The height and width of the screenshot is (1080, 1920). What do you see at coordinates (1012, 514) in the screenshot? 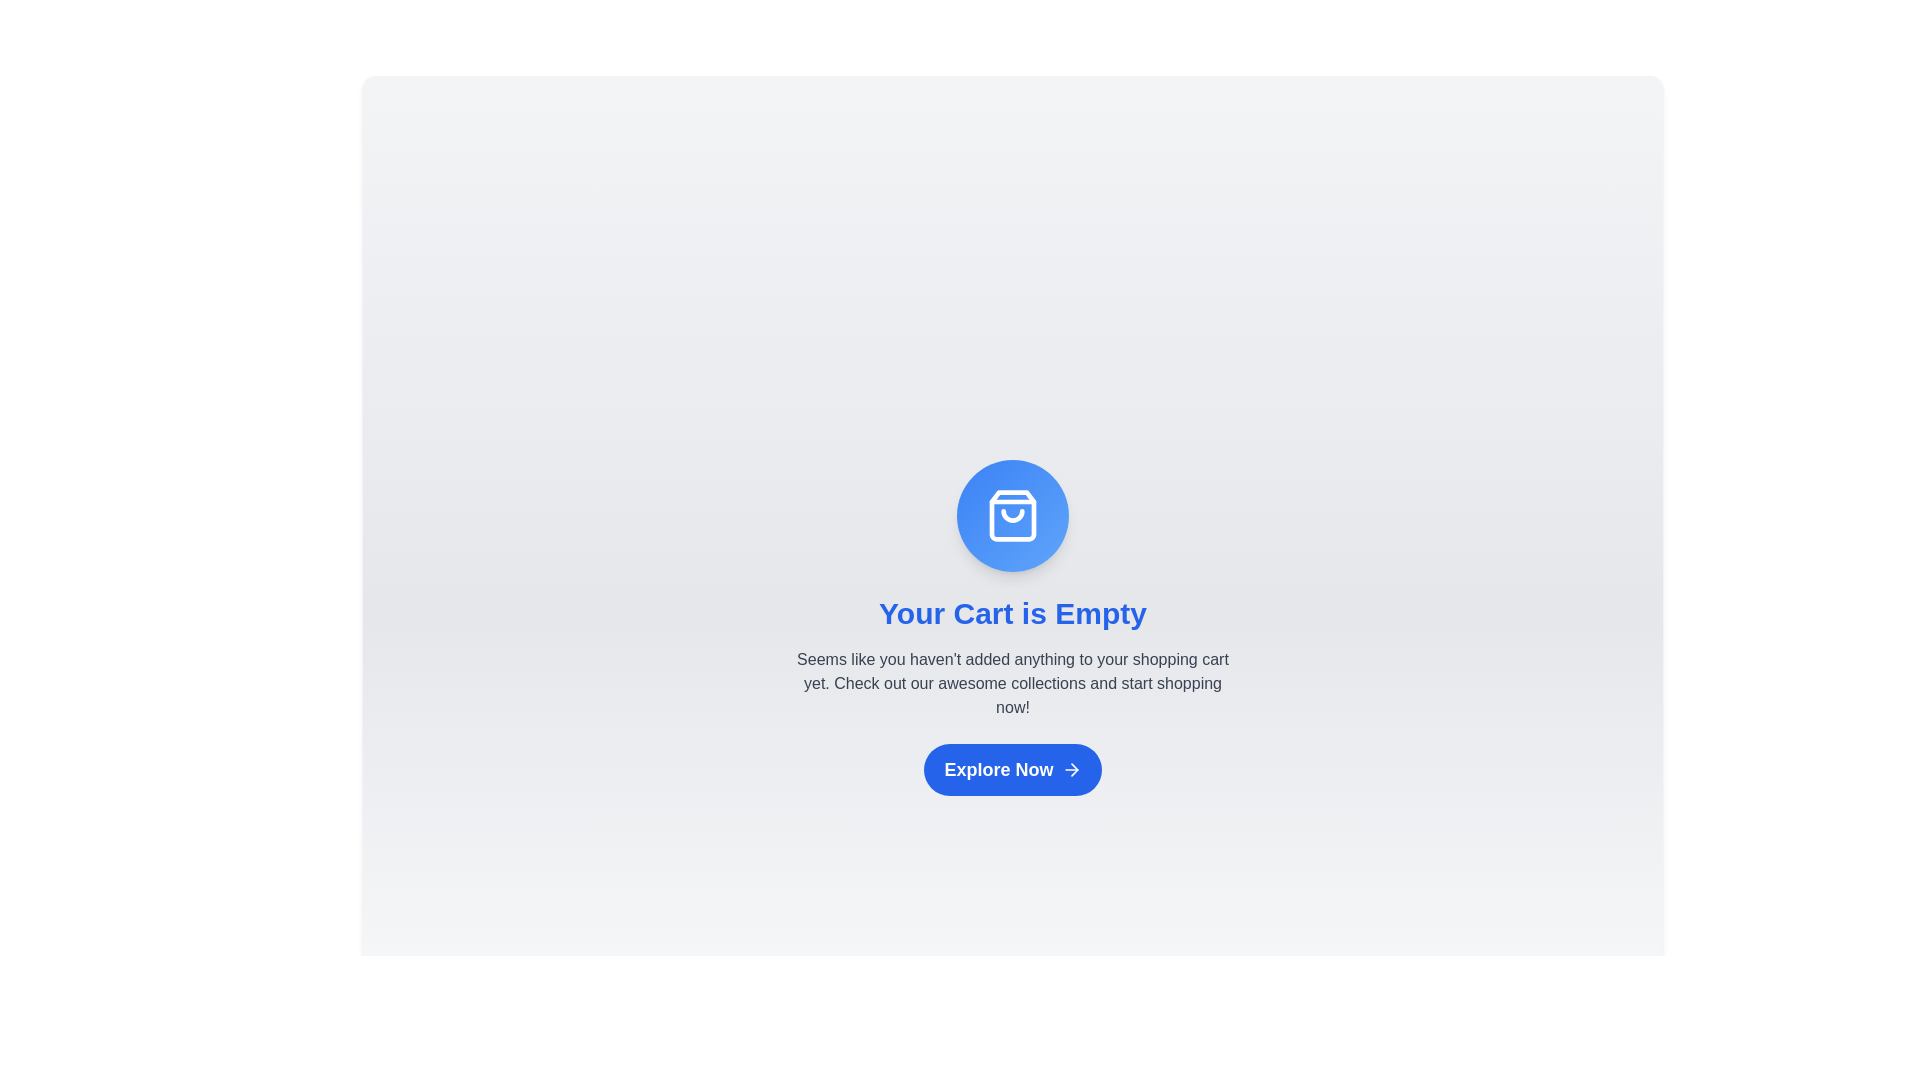
I see `the shopping cart icon located above the text 'Your Cart is Empty', which is represented by a circular icon with a bag and handle design` at bounding box center [1012, 514].